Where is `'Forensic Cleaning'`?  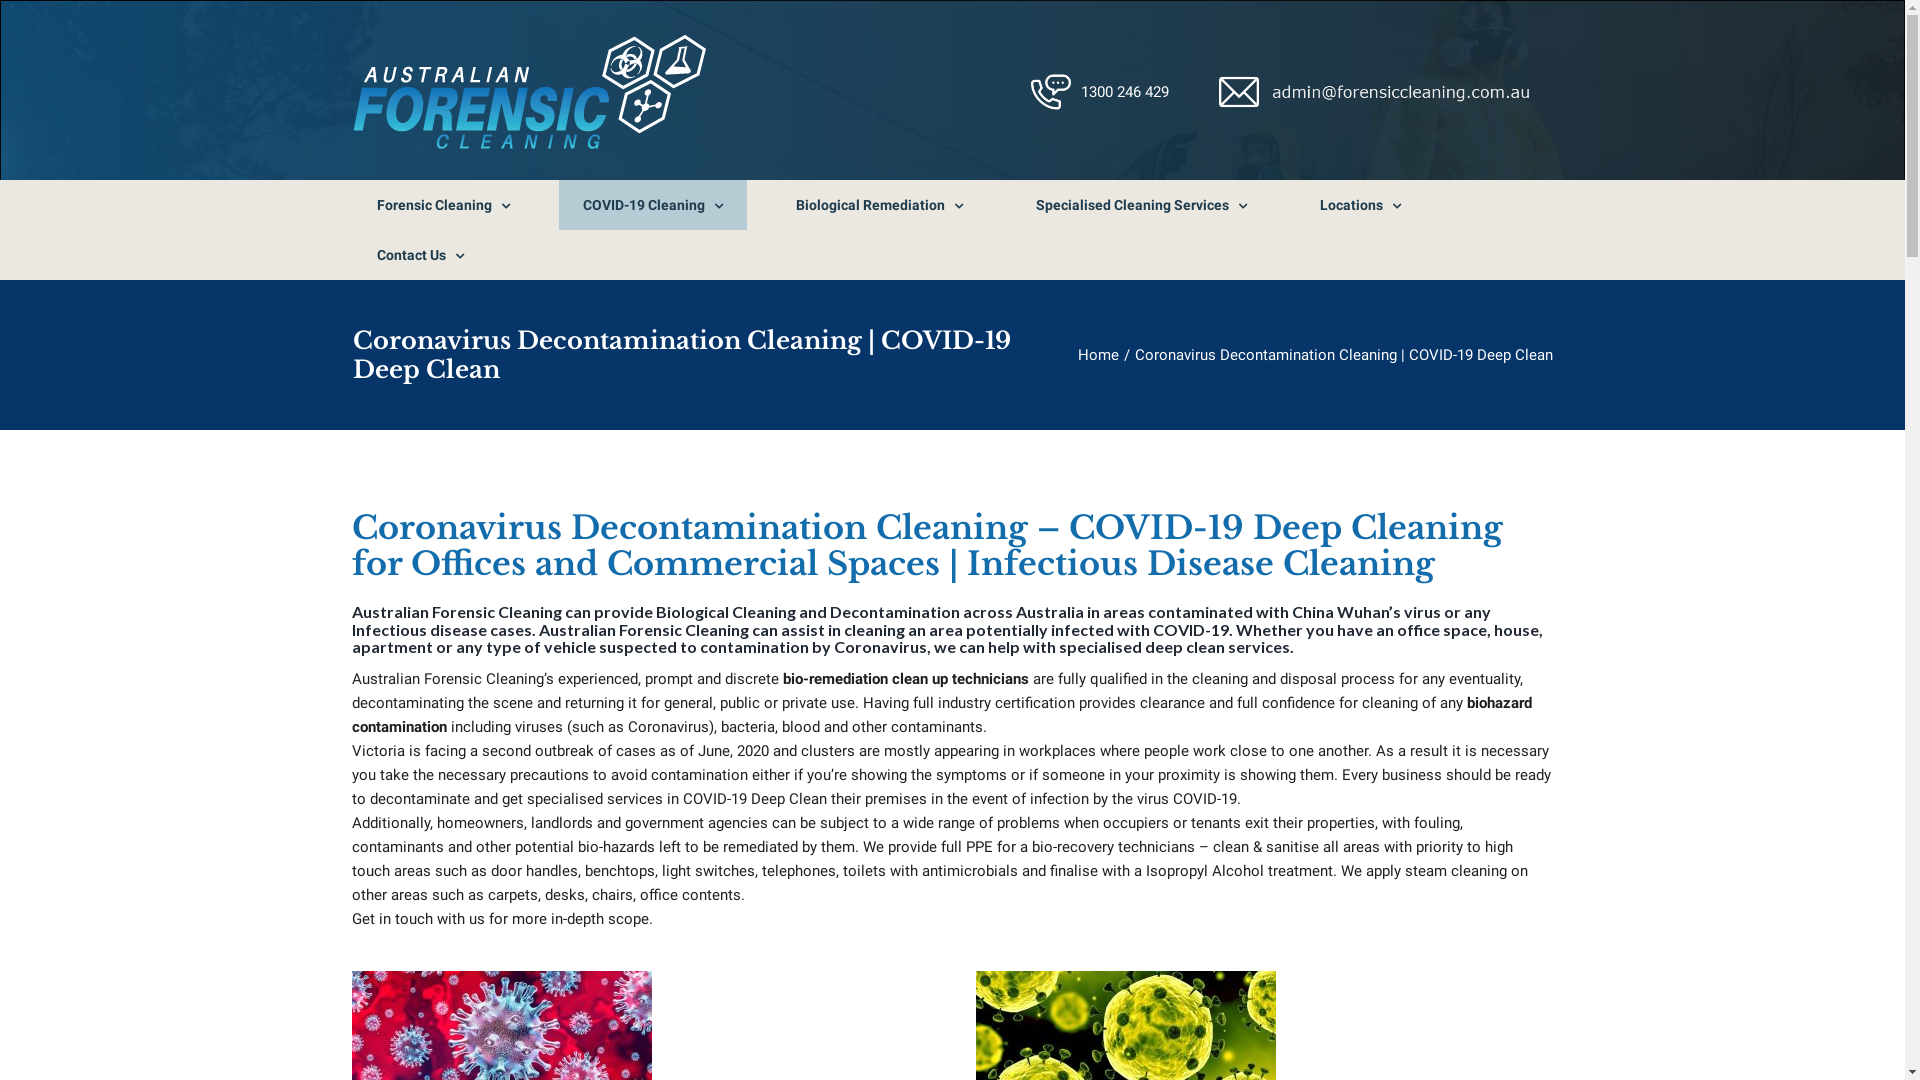 'Forensic Cleaning' is located at coordinates (351, 204).